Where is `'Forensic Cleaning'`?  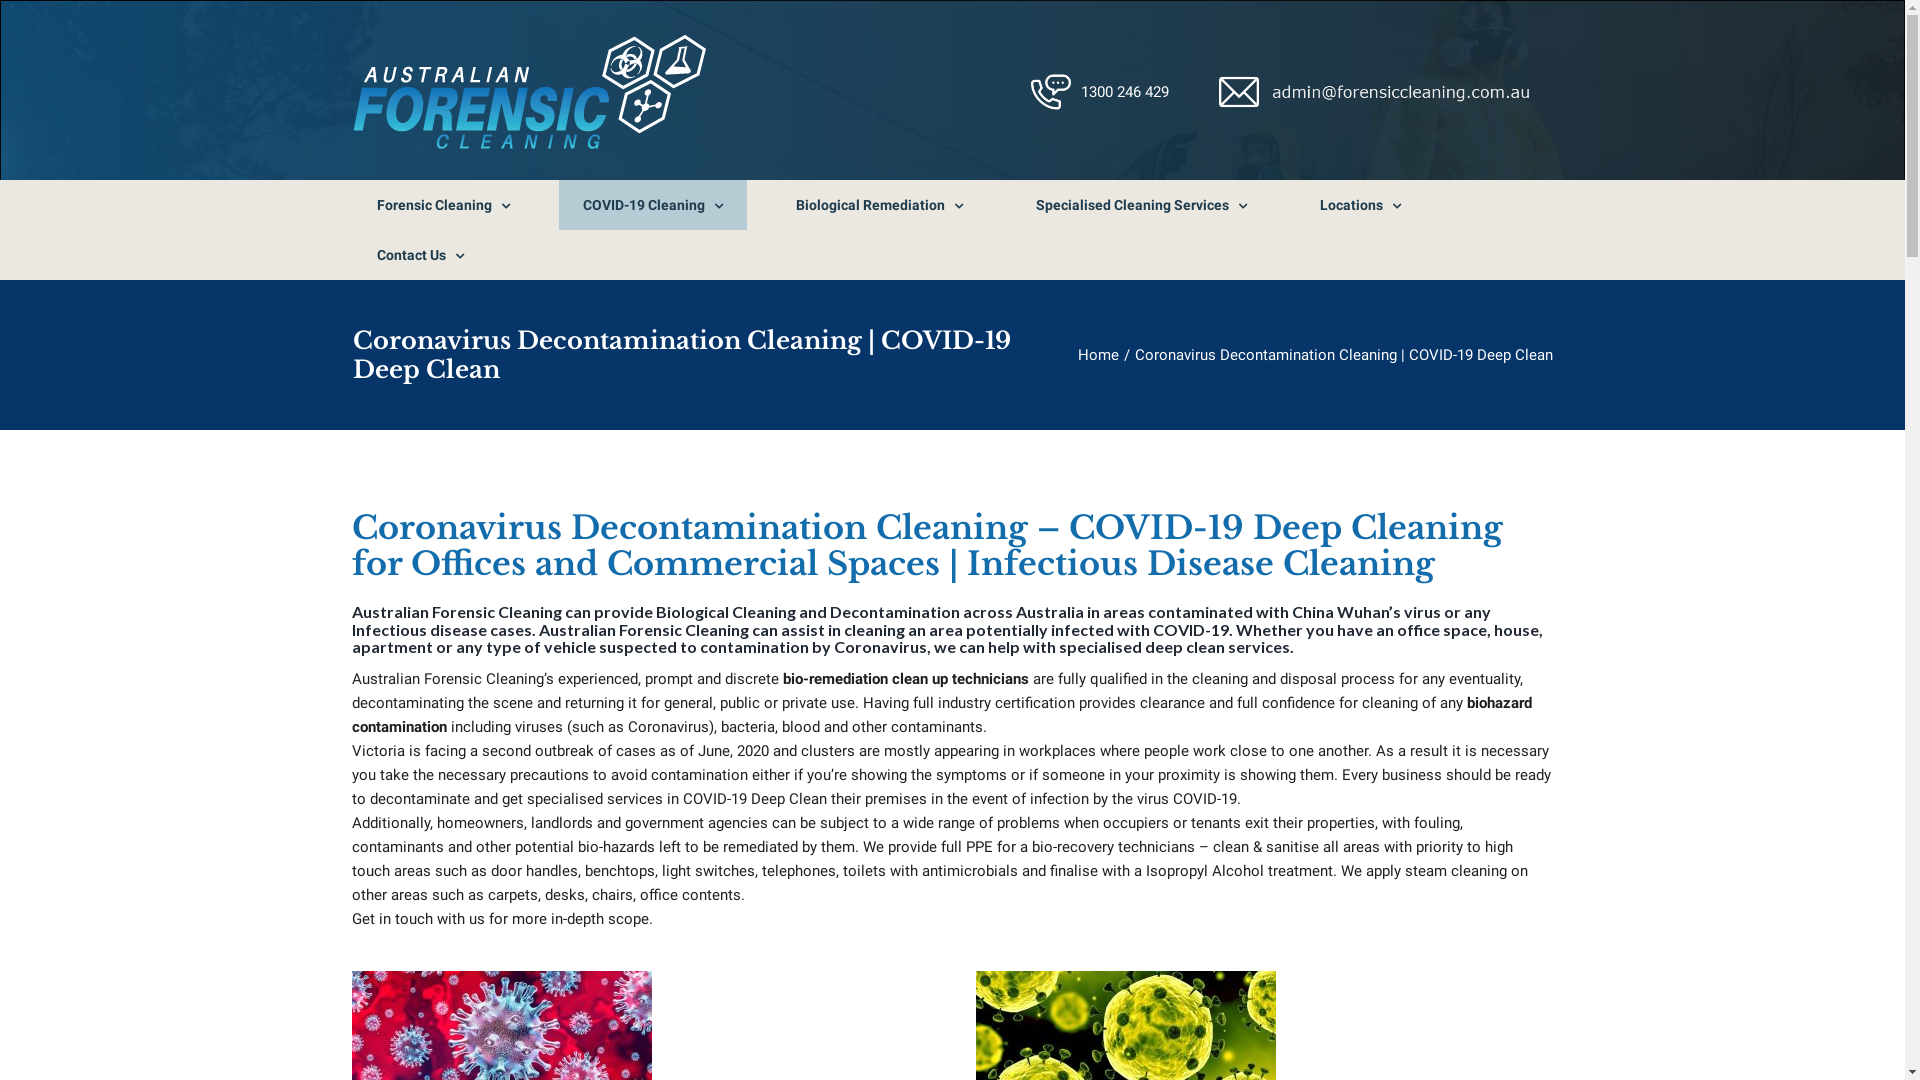 'Forensic Cleaning' is located at coordinates (351, 204).